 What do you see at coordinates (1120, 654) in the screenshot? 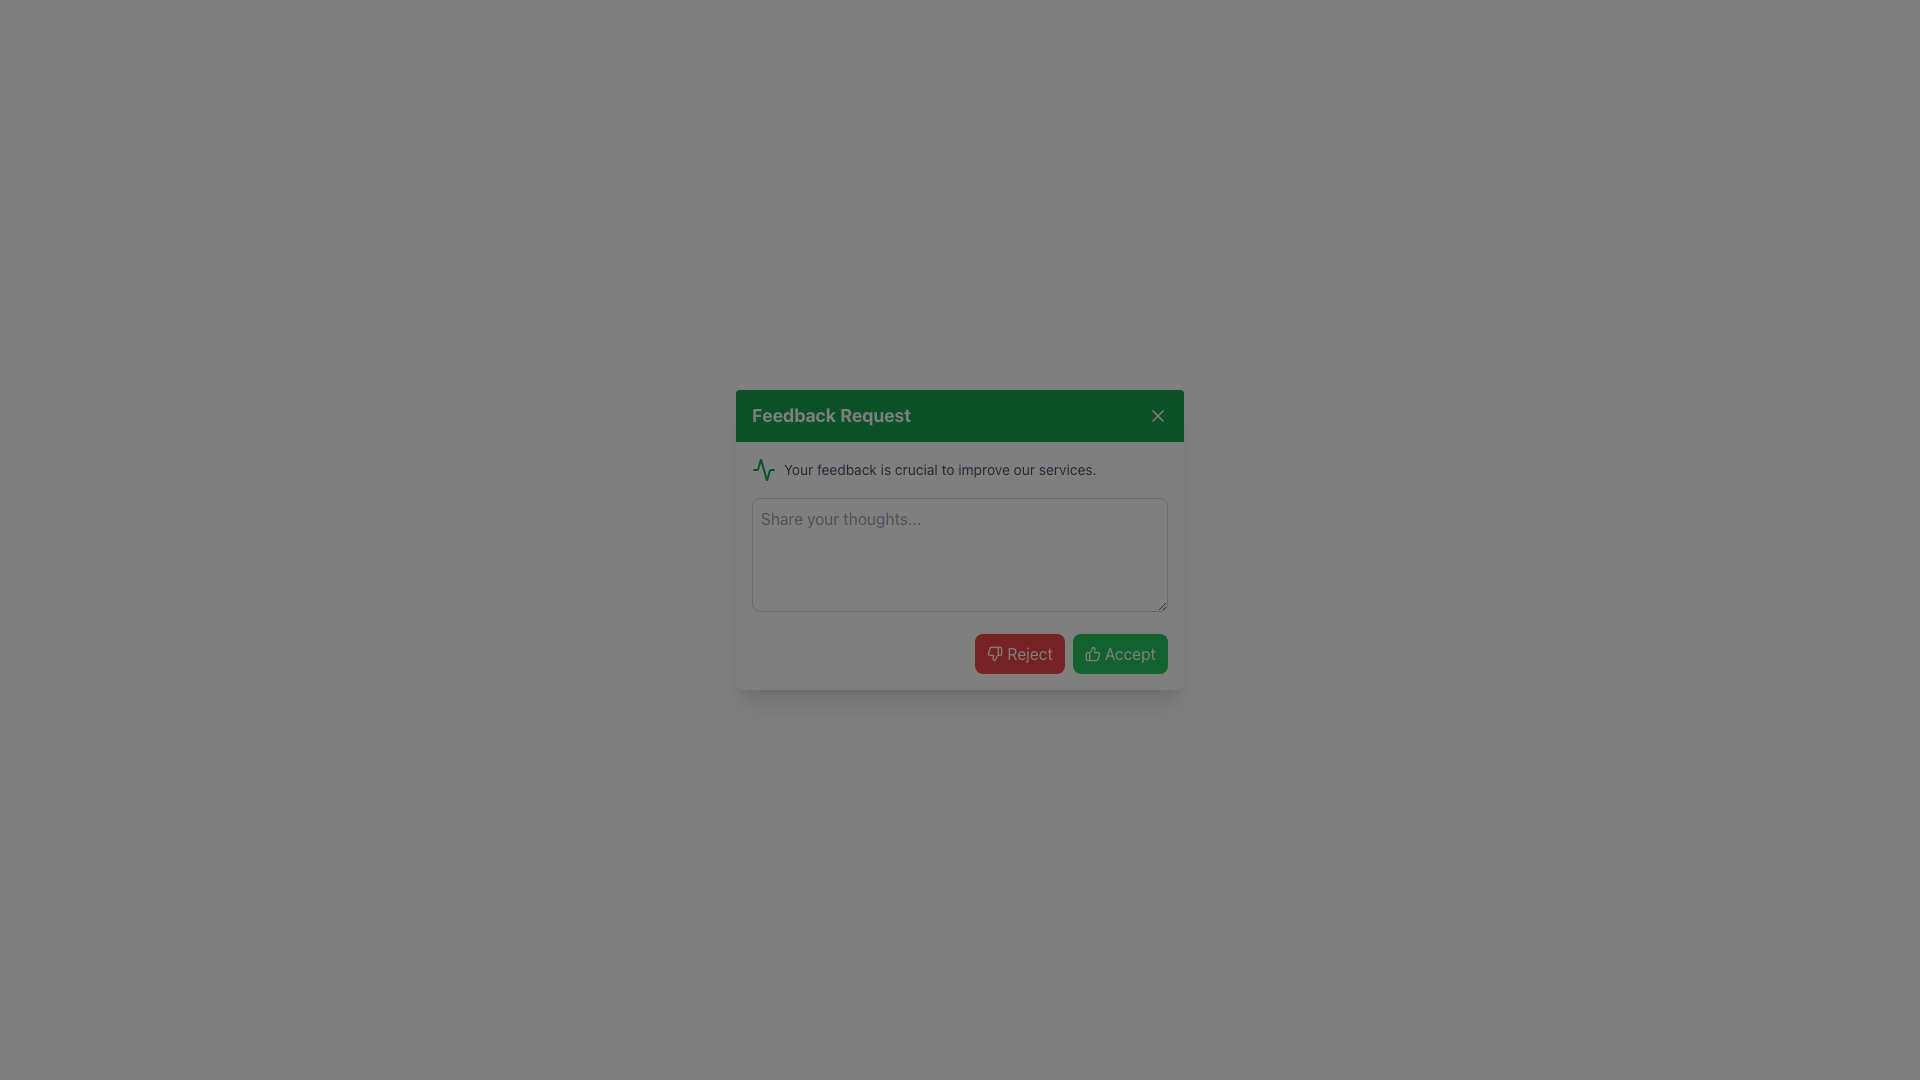
I see `the green 'Accept' button with a thumbs-up icon located within the feedback dialog box, positioned to the right of the 'Reject' button` at bounding box center [1120, 654].